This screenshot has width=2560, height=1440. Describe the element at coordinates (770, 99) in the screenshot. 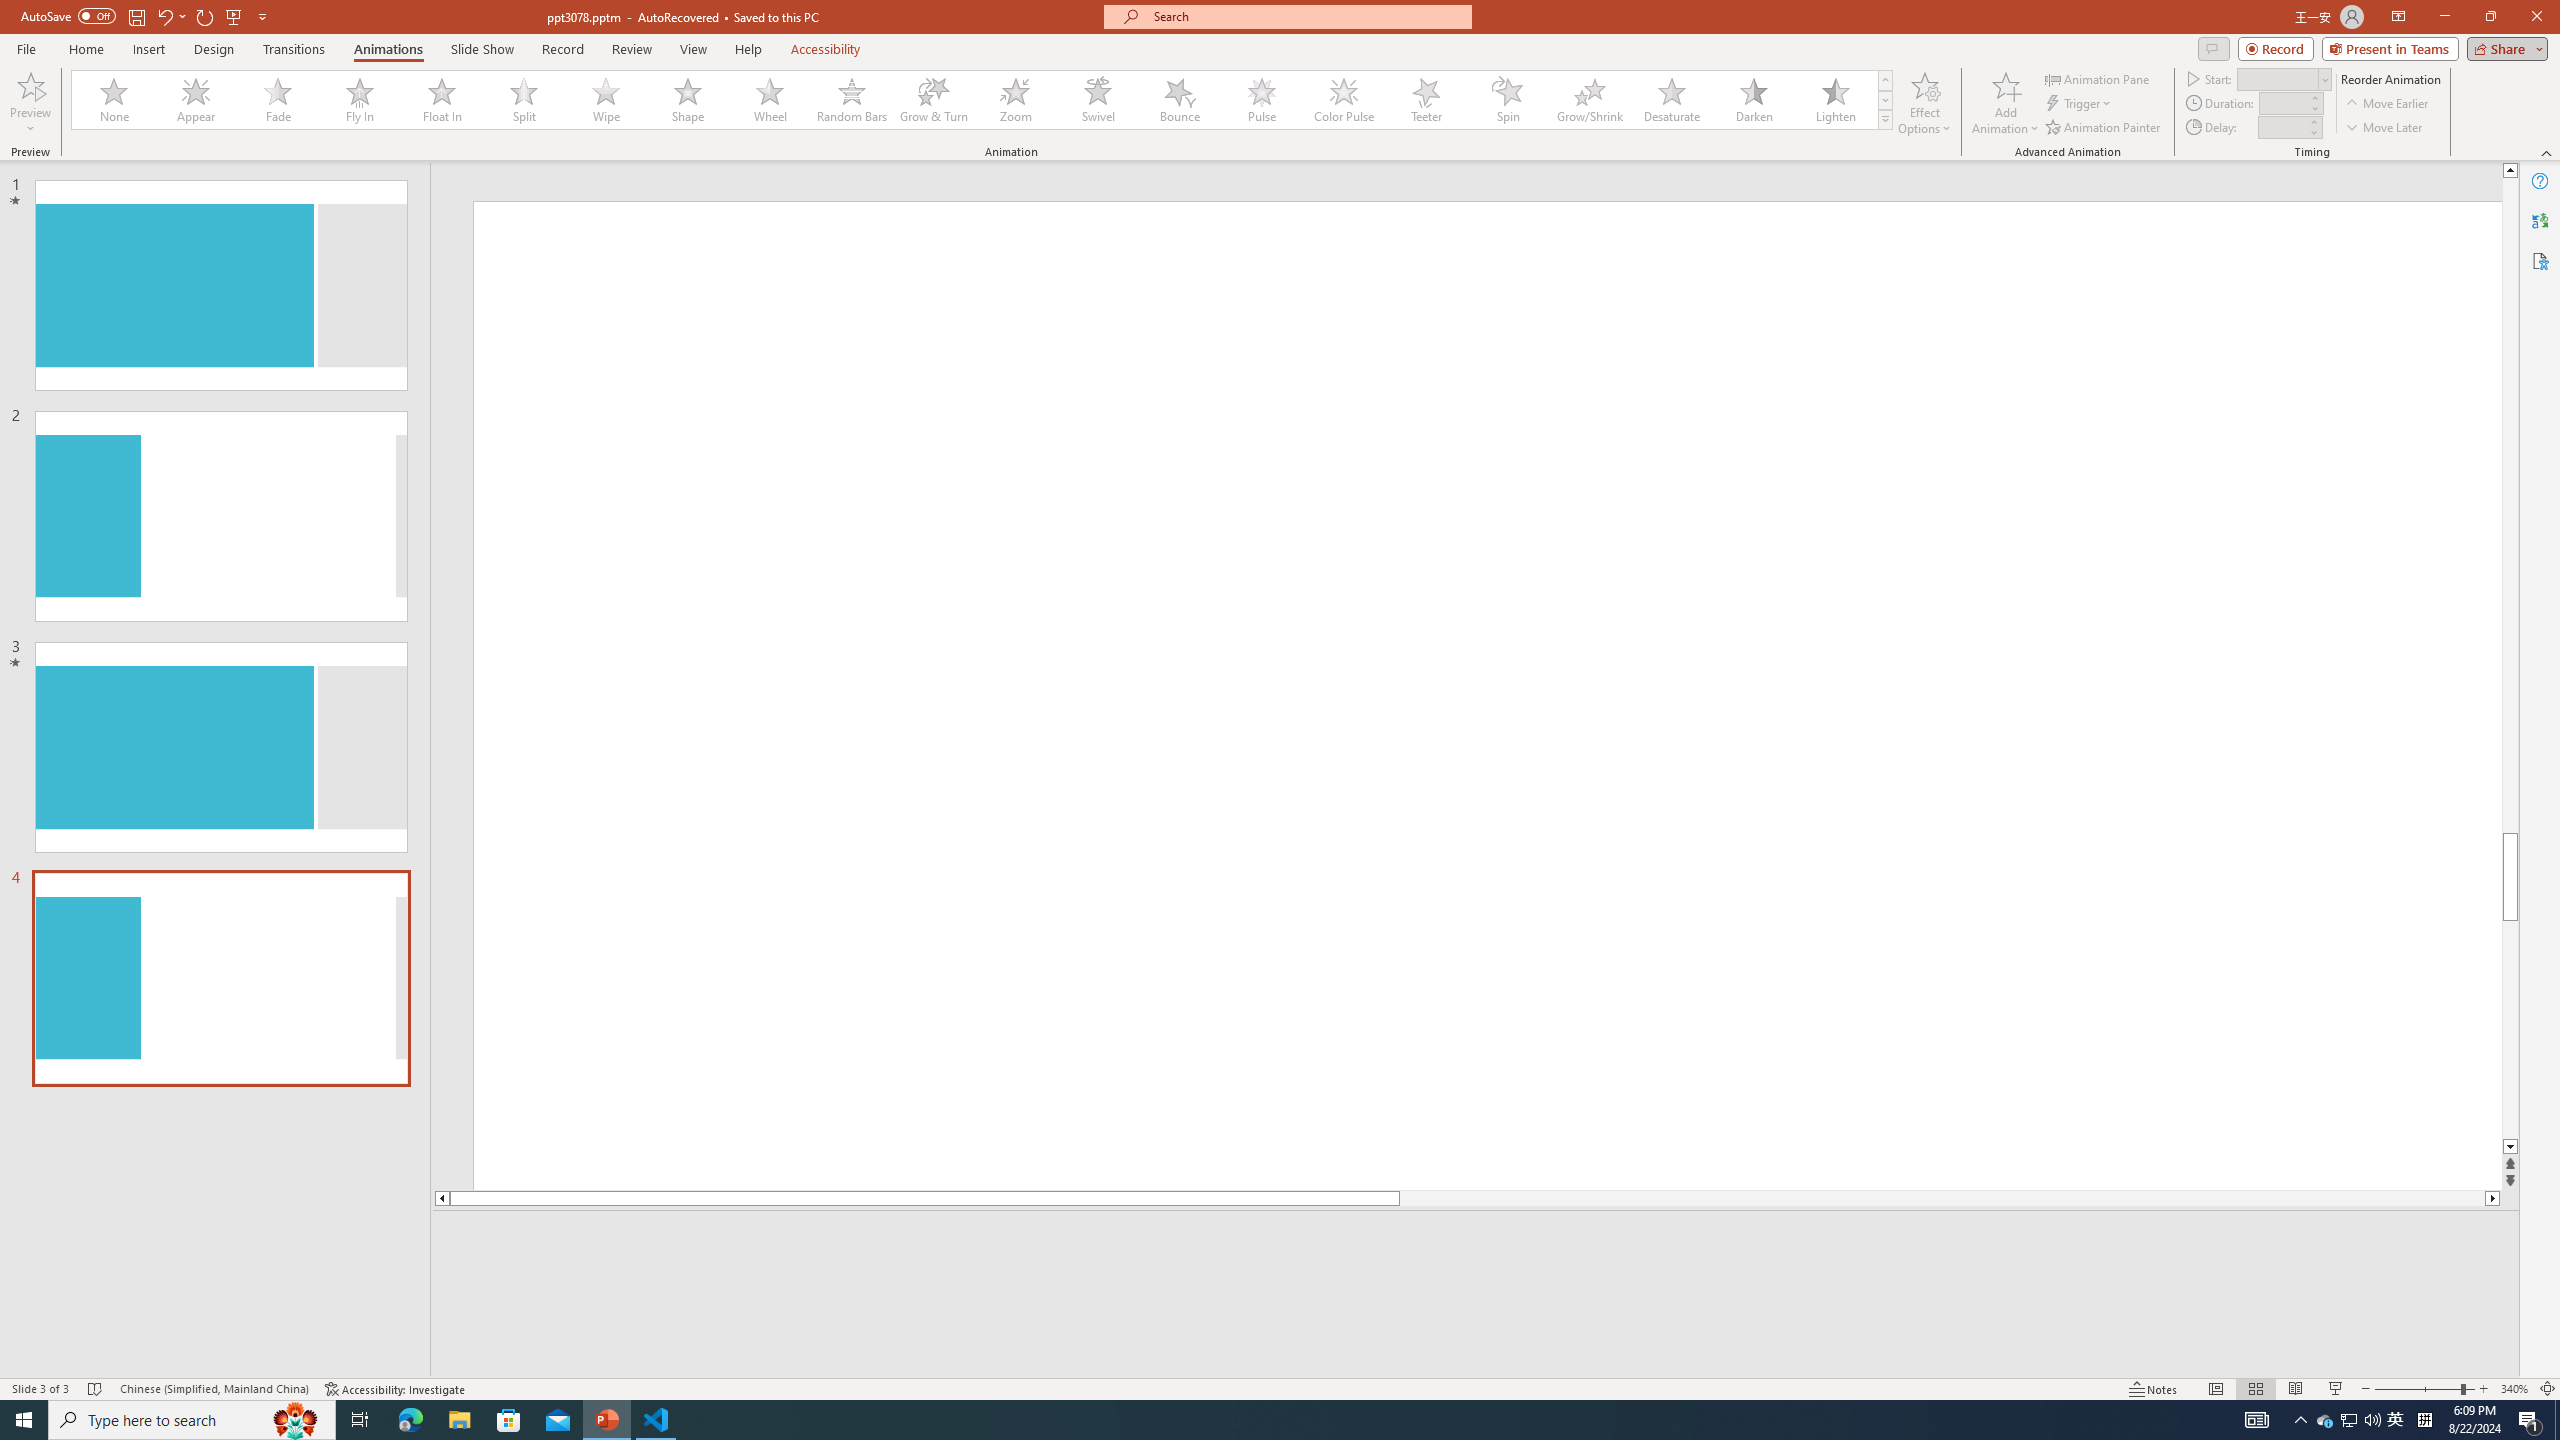

I see `'Wheel'` at that location.